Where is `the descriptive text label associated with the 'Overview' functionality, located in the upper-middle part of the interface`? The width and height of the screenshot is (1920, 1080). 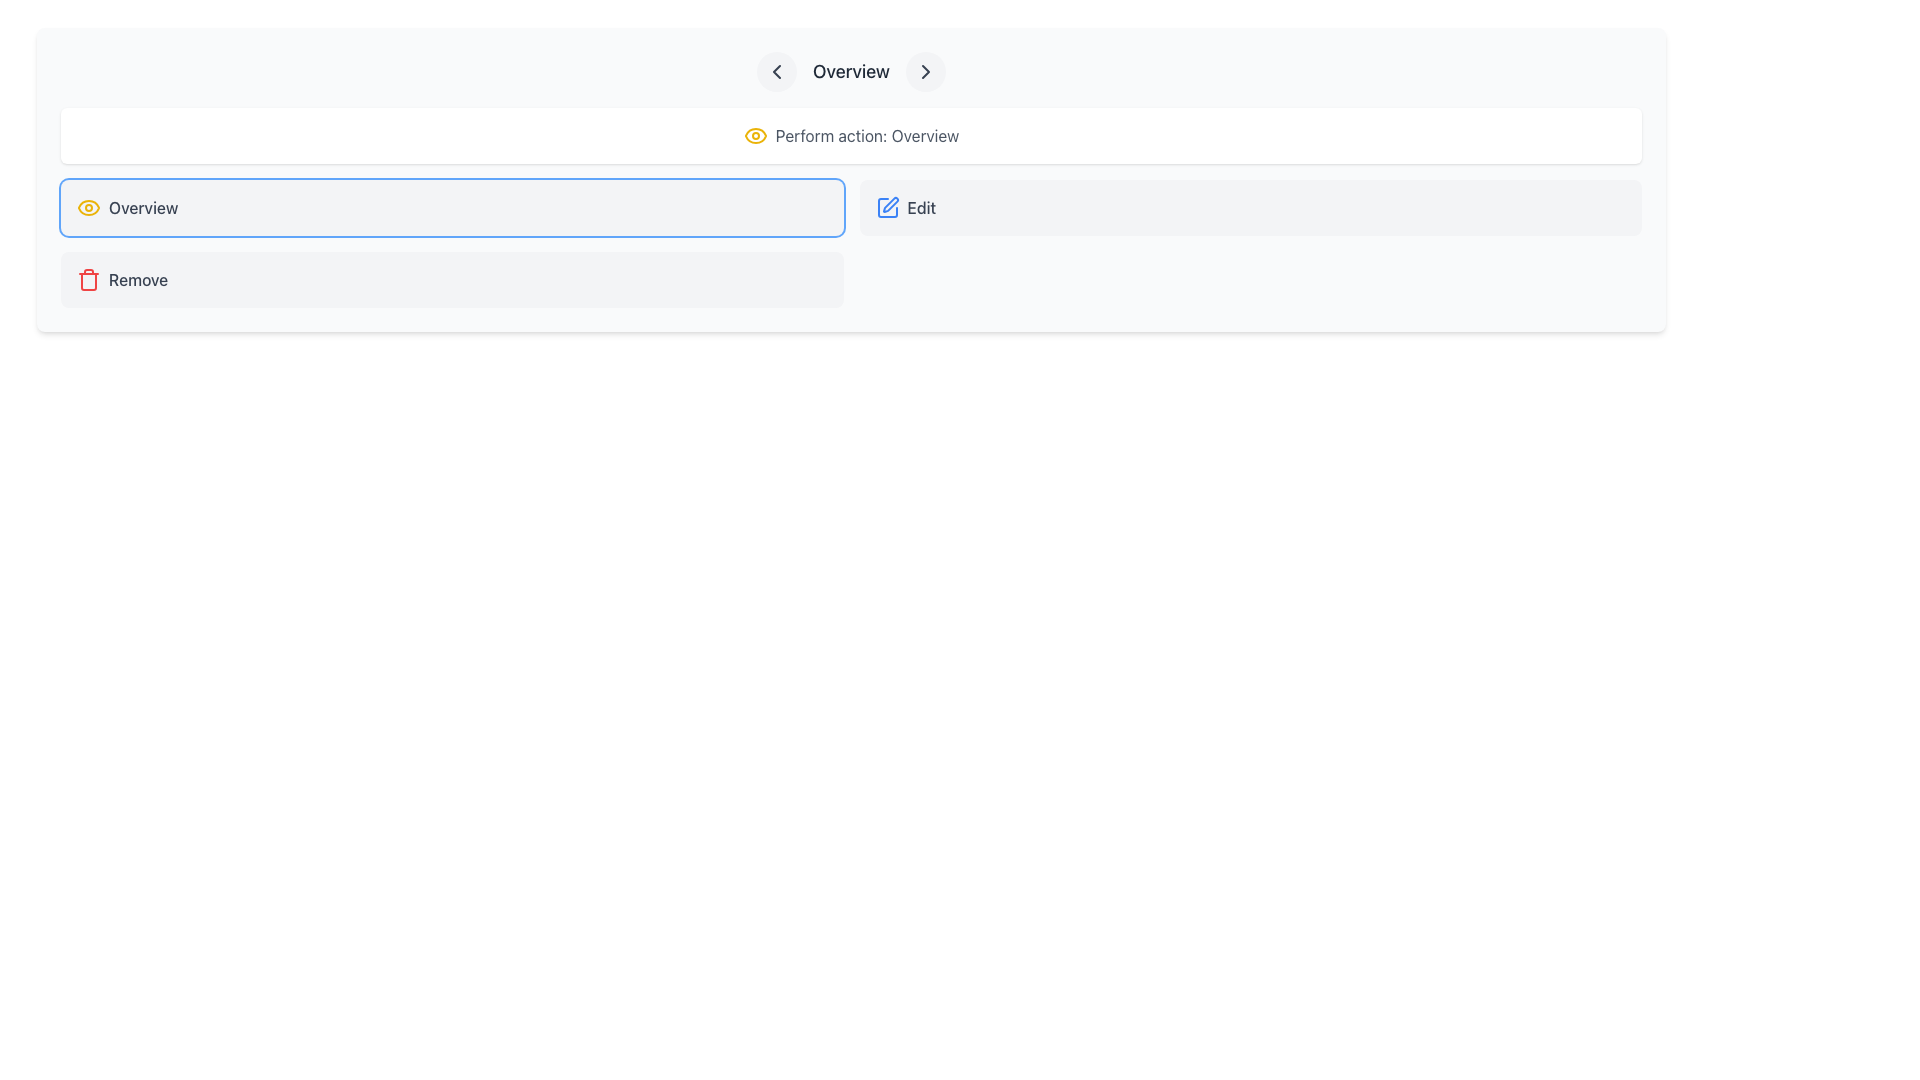
the descriptive text label associated with the 'Overview' functionality, located in the upper-middle part of the interface is located at coordinates (867, 135).